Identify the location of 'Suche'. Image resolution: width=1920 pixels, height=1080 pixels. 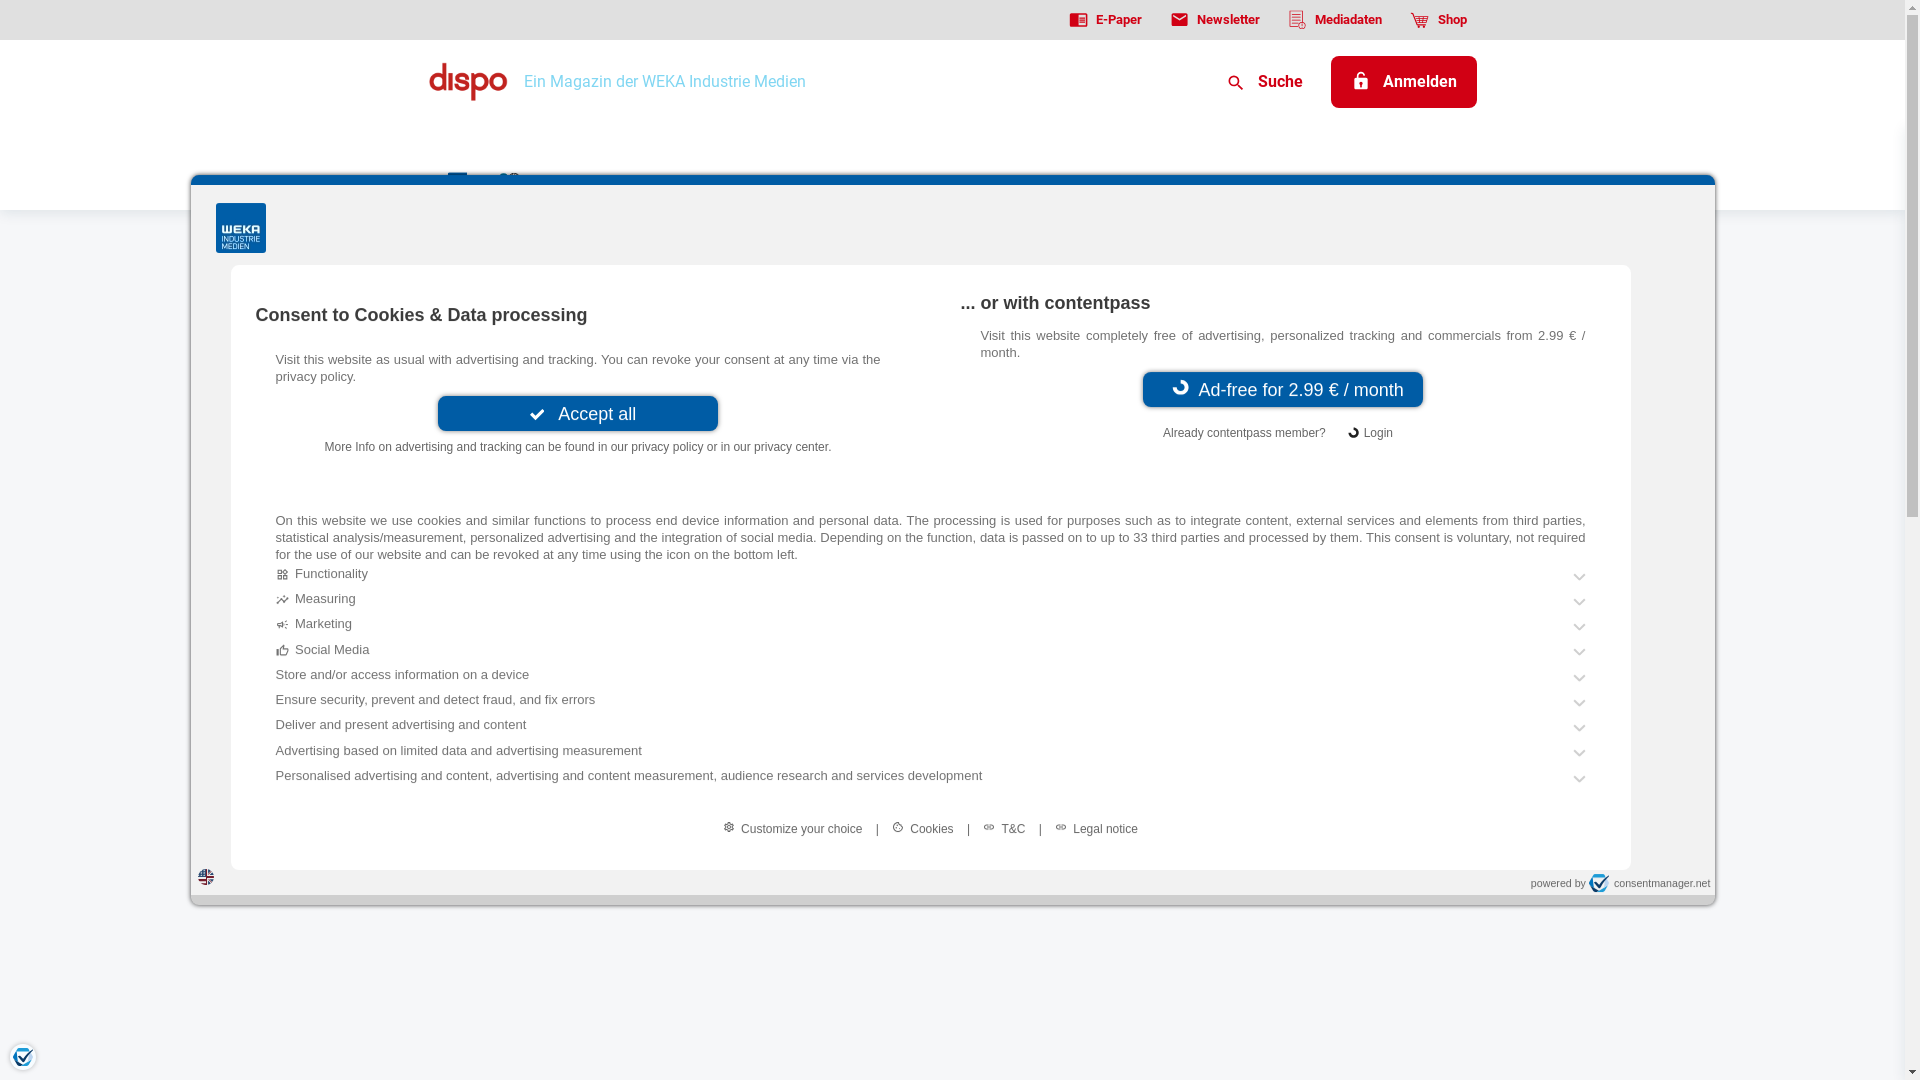
(1204, 80).